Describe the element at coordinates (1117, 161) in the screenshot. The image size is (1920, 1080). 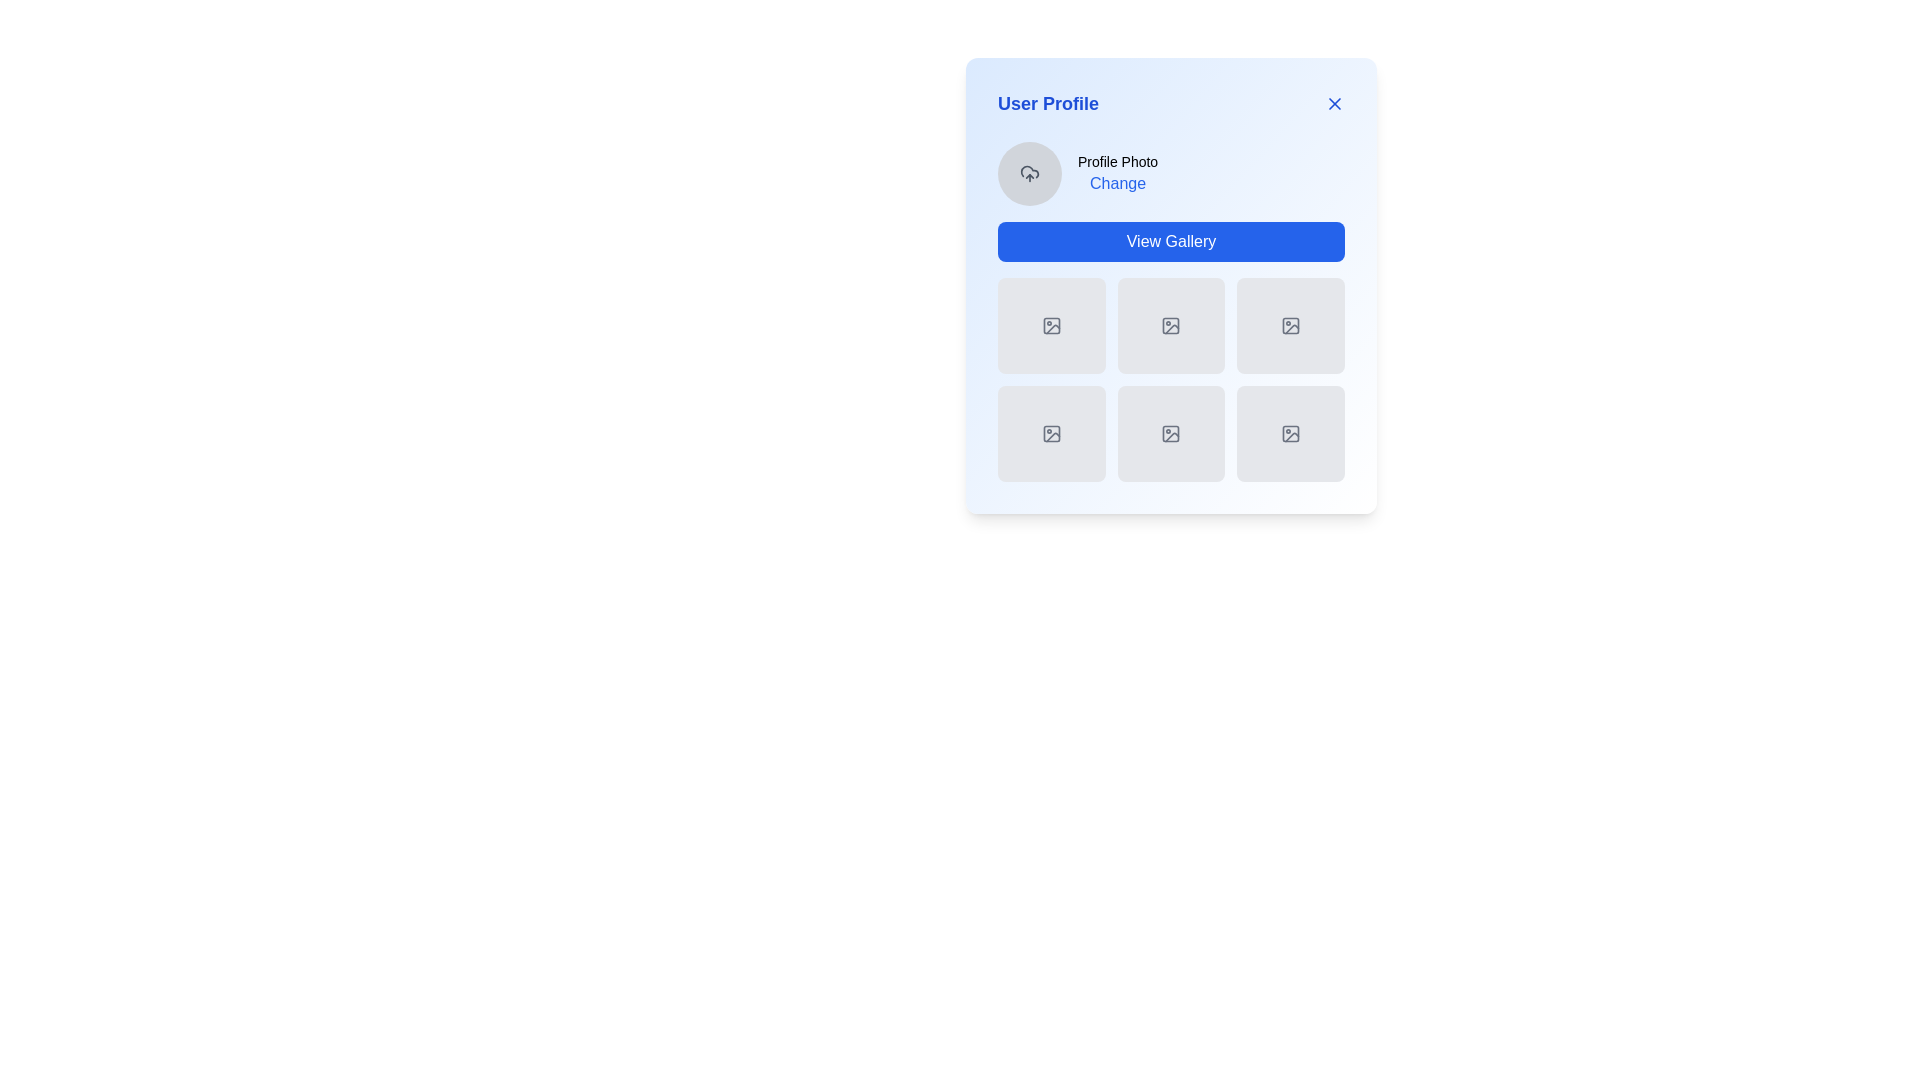
I see `the 'Profile Photo' text label displayed in a medium-sized, bold-like font, aligned left, and located within a light blue background in the 'User Profile' modal, positioned above the 'Change' link` at that location.